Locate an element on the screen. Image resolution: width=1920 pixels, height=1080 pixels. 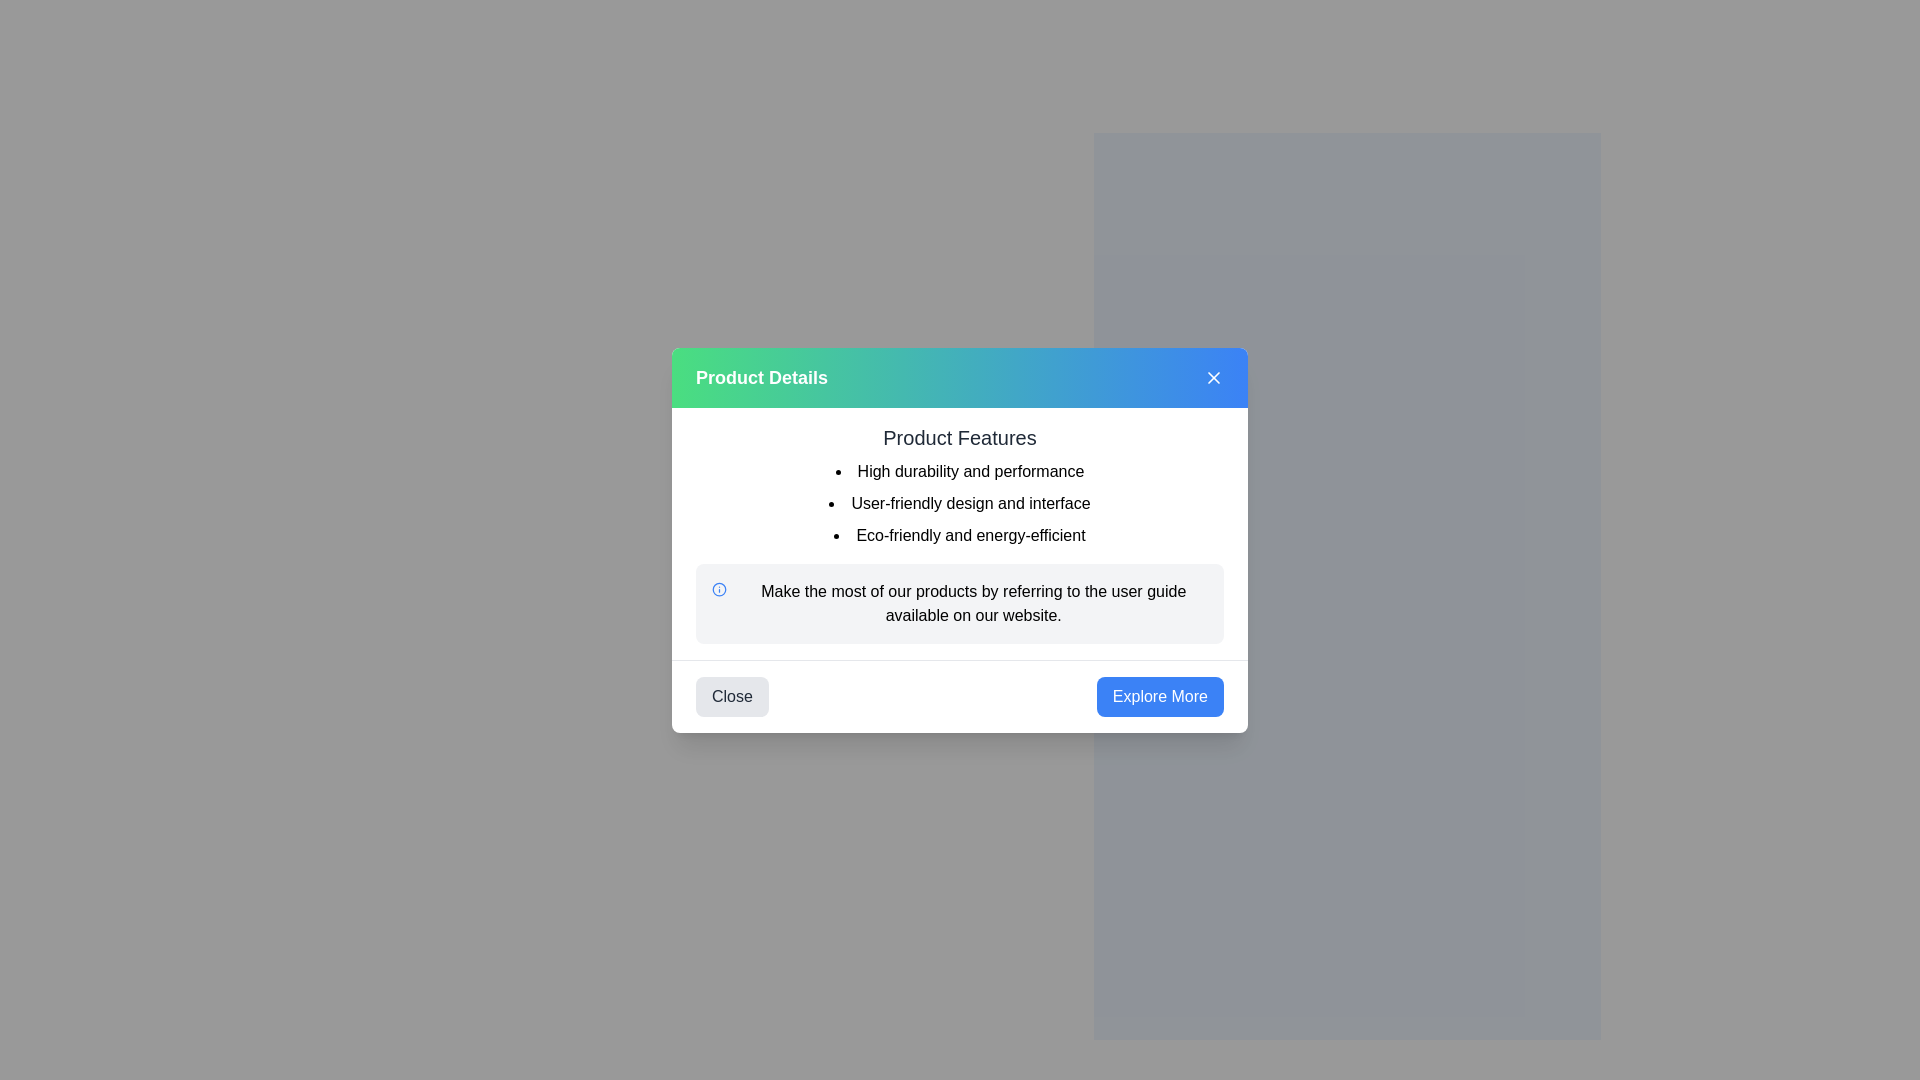
the close button located at the top-right corner of the 'Product Details' modal is located at coordinates (1213, 377).